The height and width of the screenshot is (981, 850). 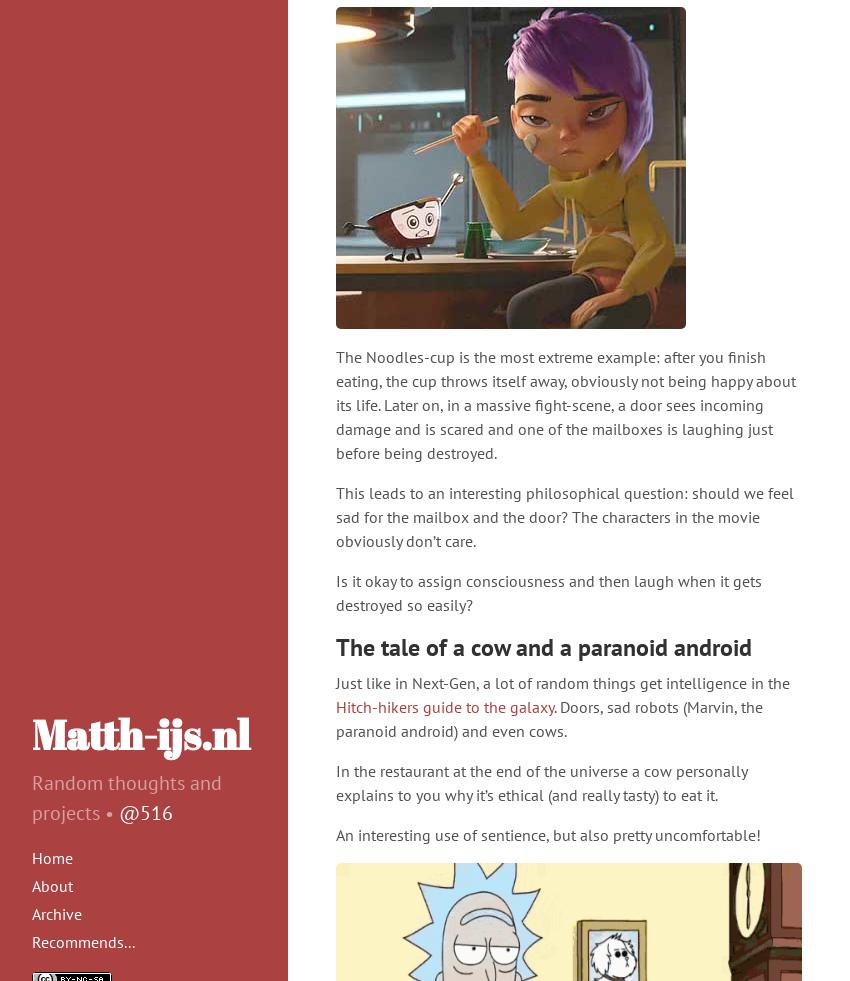 What do you see at coordinates (336, 647) in the screenshot?
I see `'The tale of a cow and a paranoid android'` at bounding box center [336, 647].